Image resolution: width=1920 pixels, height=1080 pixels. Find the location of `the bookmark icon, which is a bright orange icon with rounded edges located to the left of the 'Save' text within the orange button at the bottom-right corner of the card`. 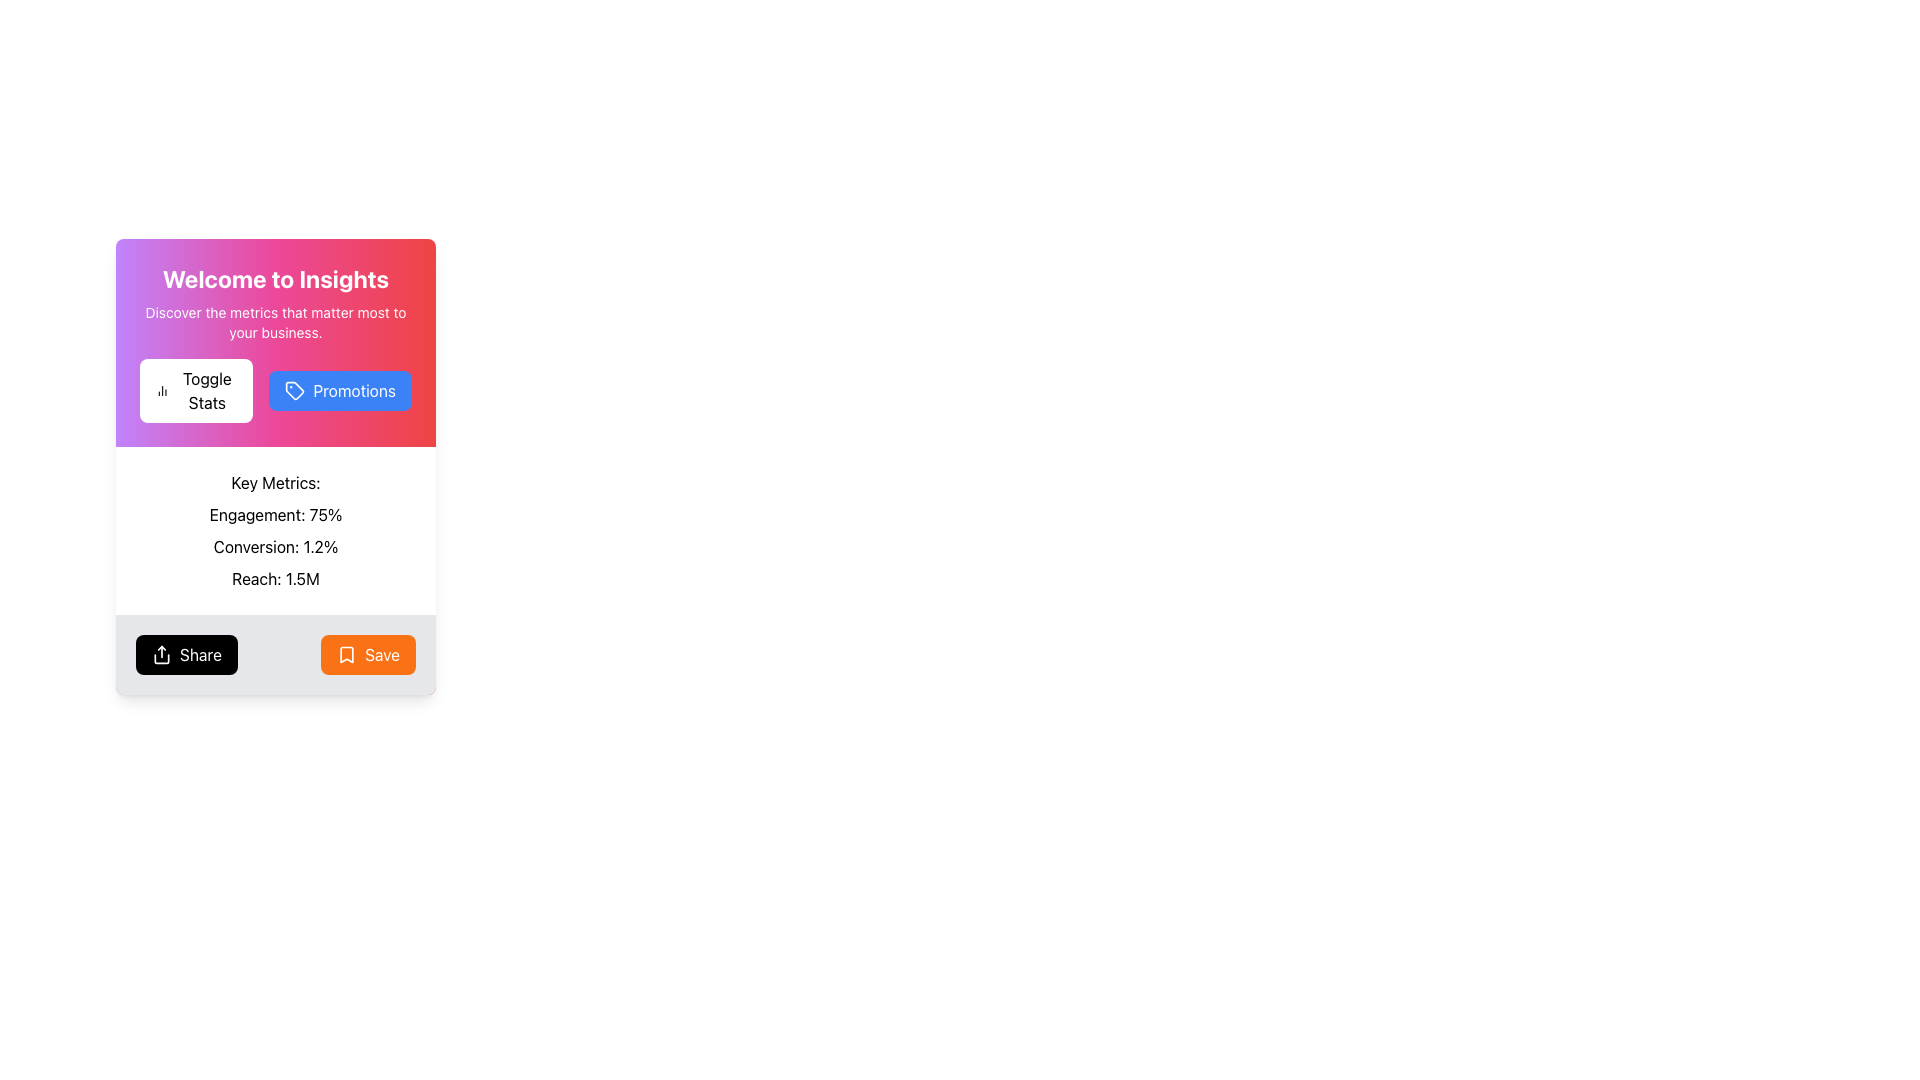

the bookmark icon, which is a bright orange icon with rounded edges located to the left of the 'Save' text within the orange button at the bottom-right corner of the card is located at coordinates (346, 655).